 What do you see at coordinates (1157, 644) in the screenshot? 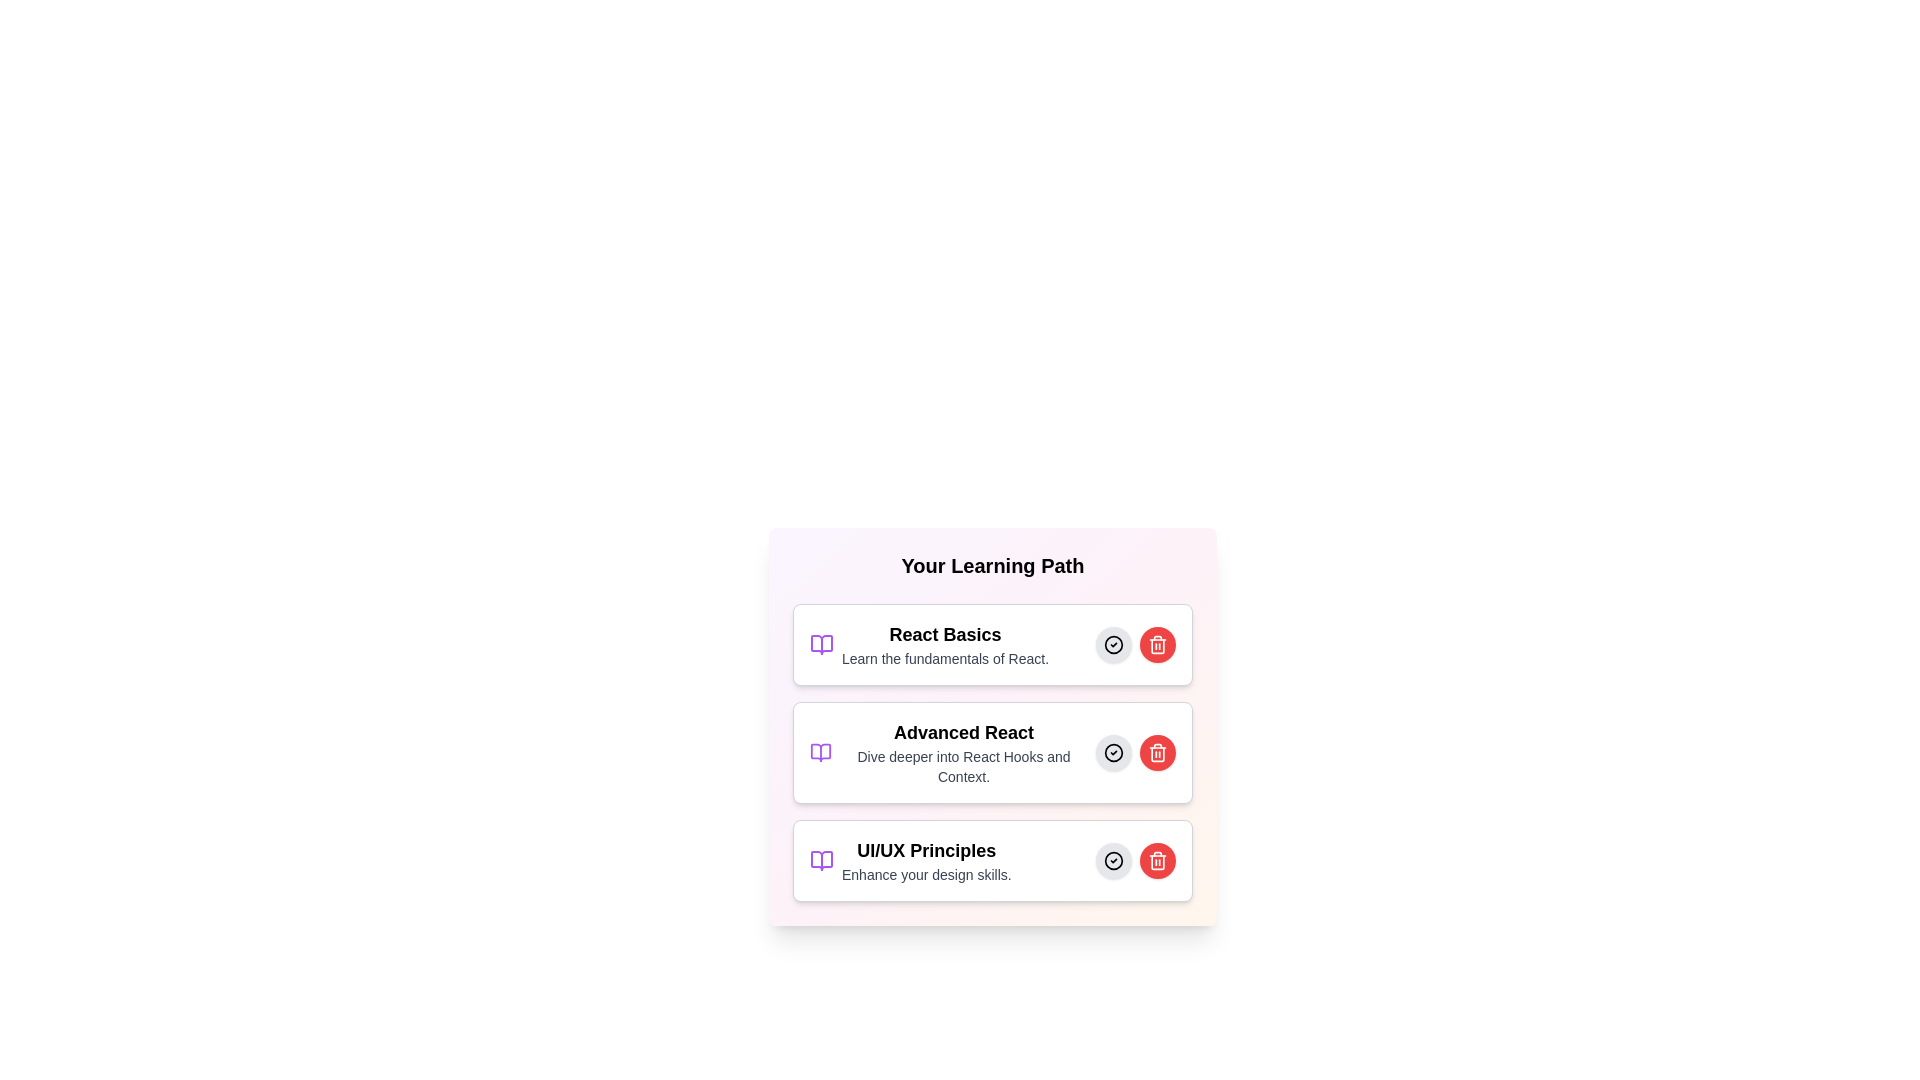
I see `trash icon to remove the learning material titled React Basics` at bounding box center [1157, 644].